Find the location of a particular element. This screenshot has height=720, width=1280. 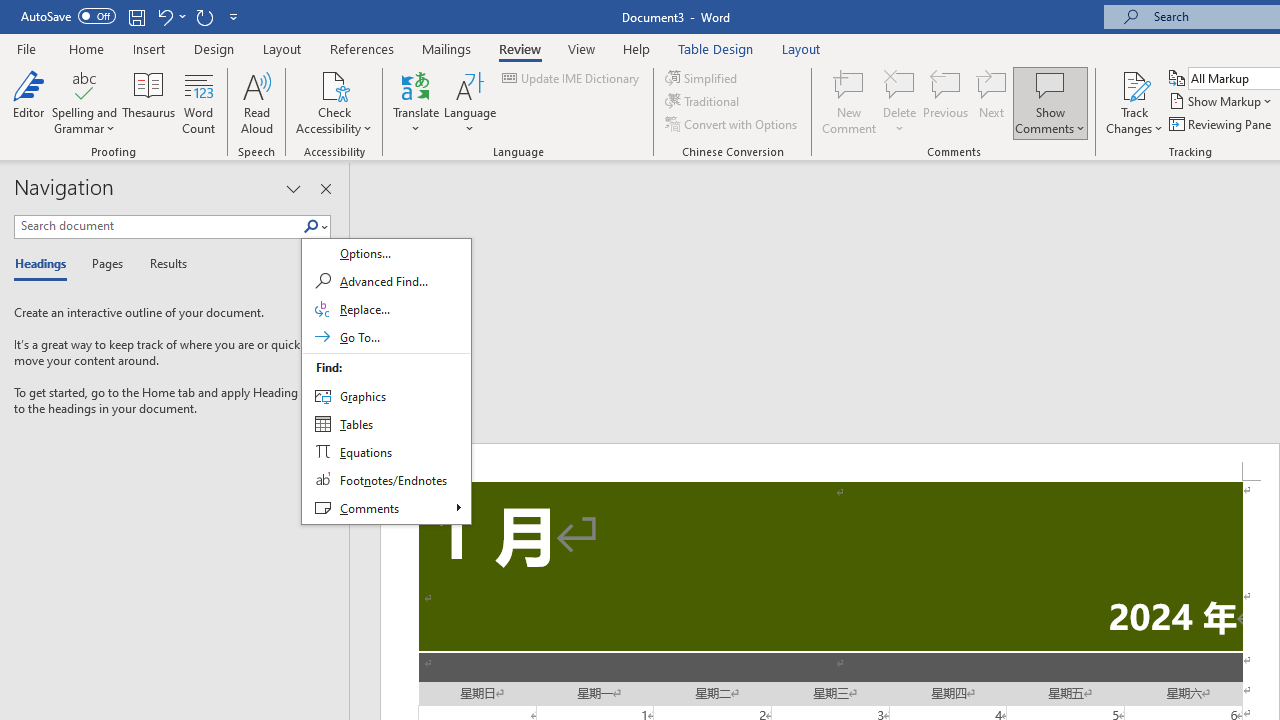

'Traditional' is located at coordinates (704, 101).